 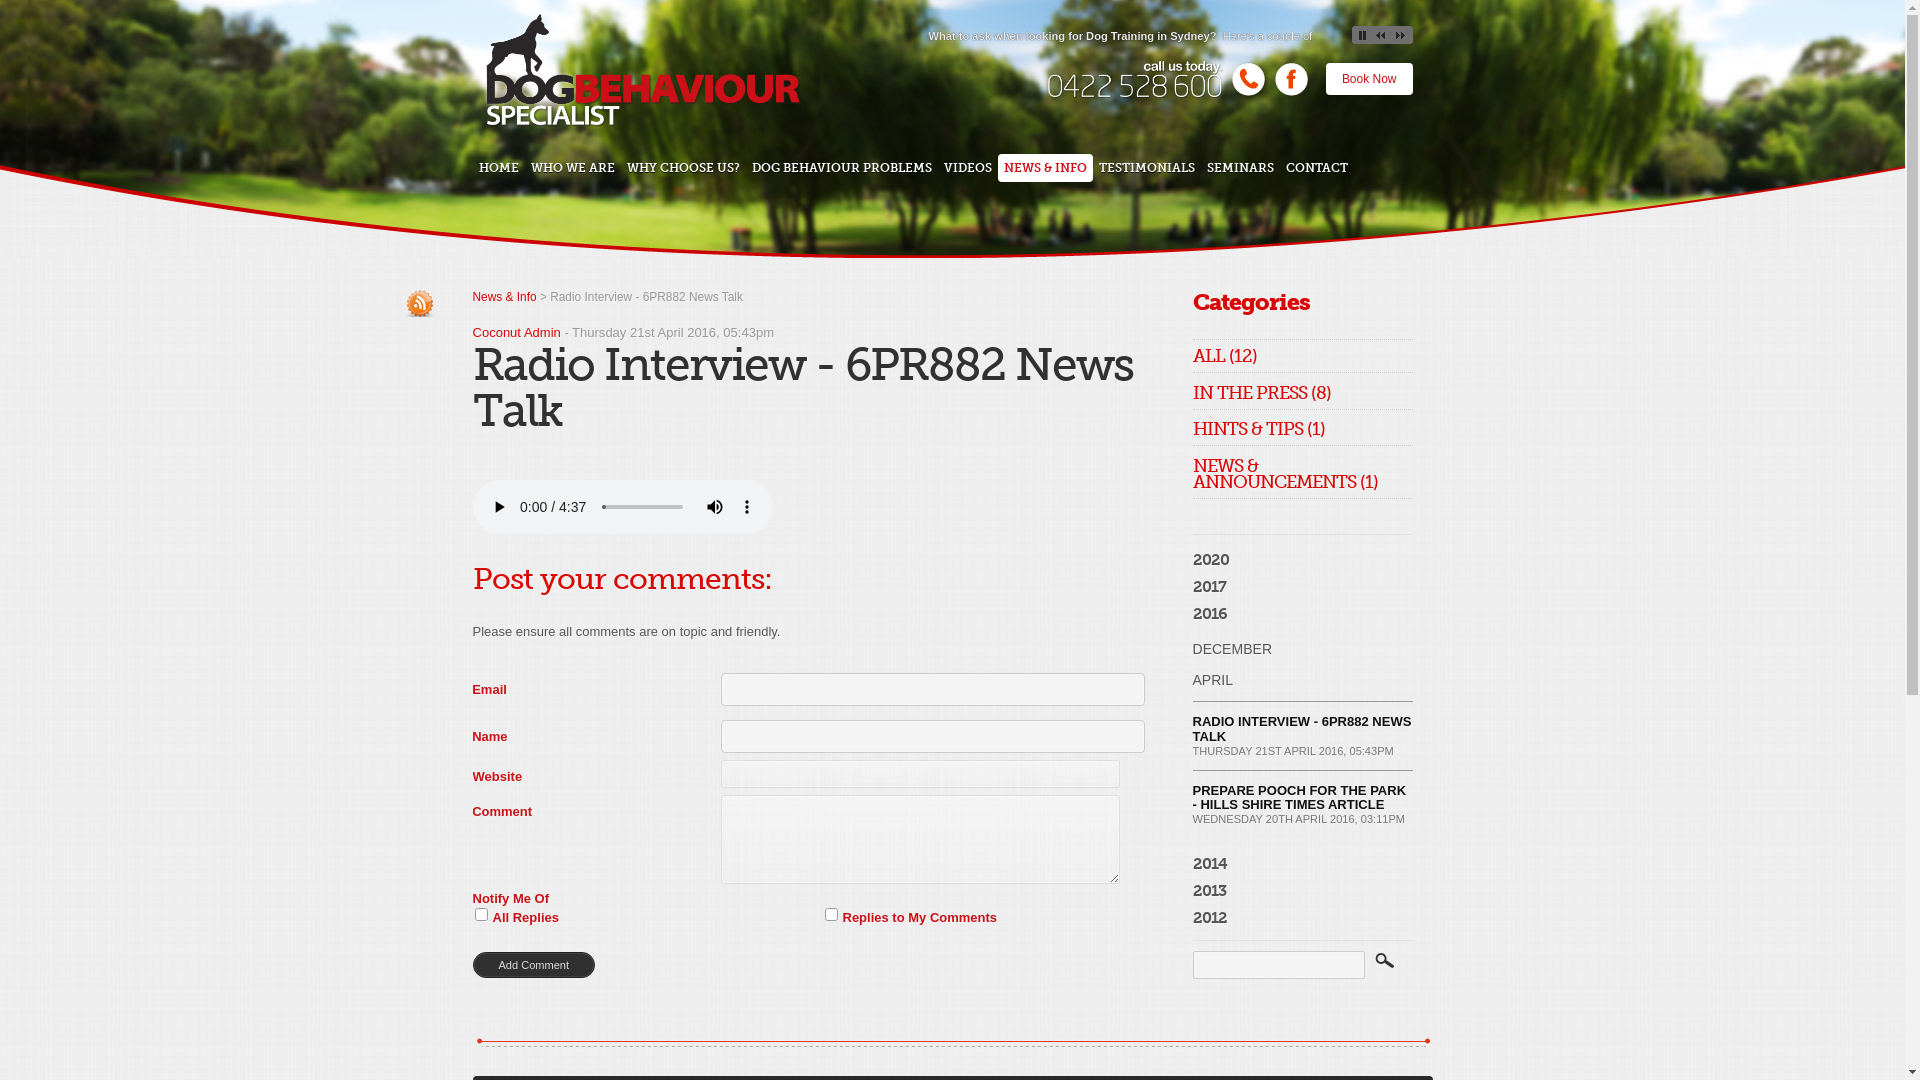 What do you see at coordinates (1385, 964) in the screenshot?
I see `'Search'` at bounding box center [1385, 964].